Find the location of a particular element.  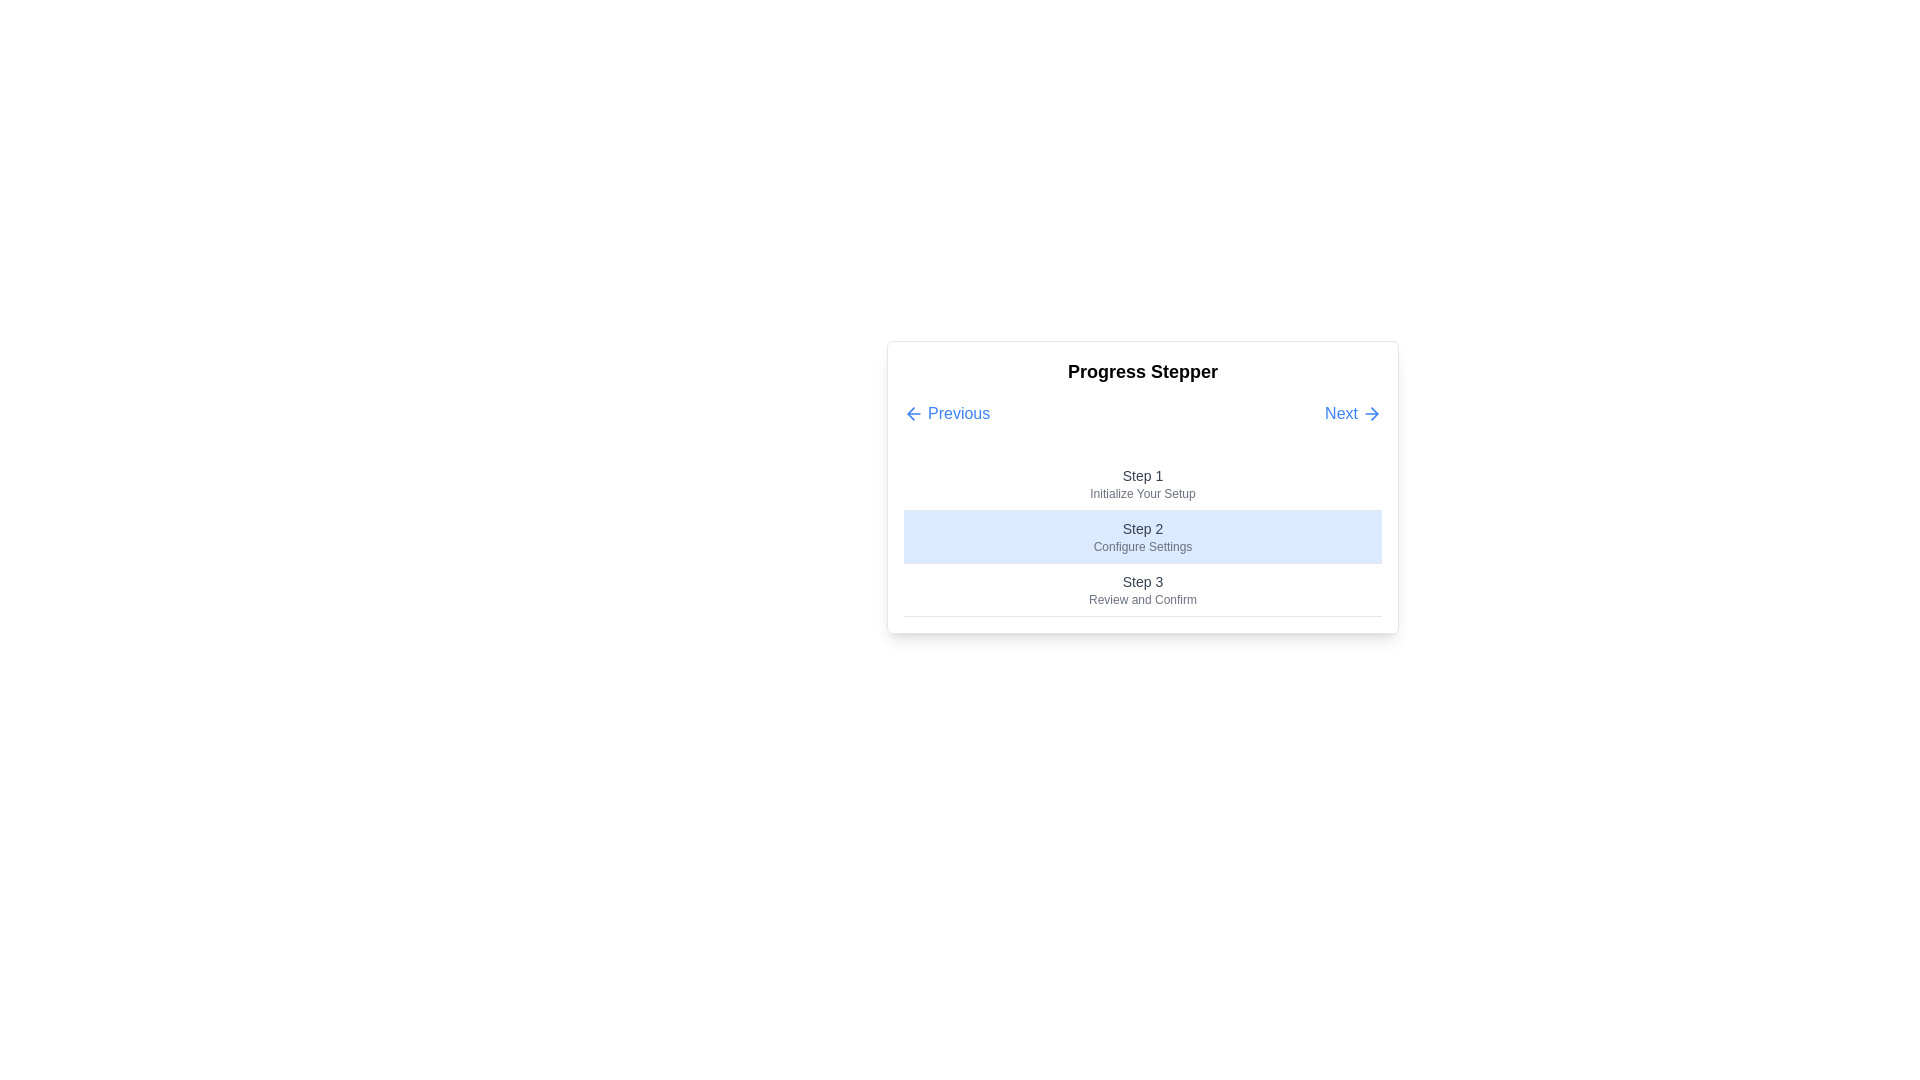

the 'Next' button located at the bottom-right corner of the card-like component is located at coordinates (1353, 412).